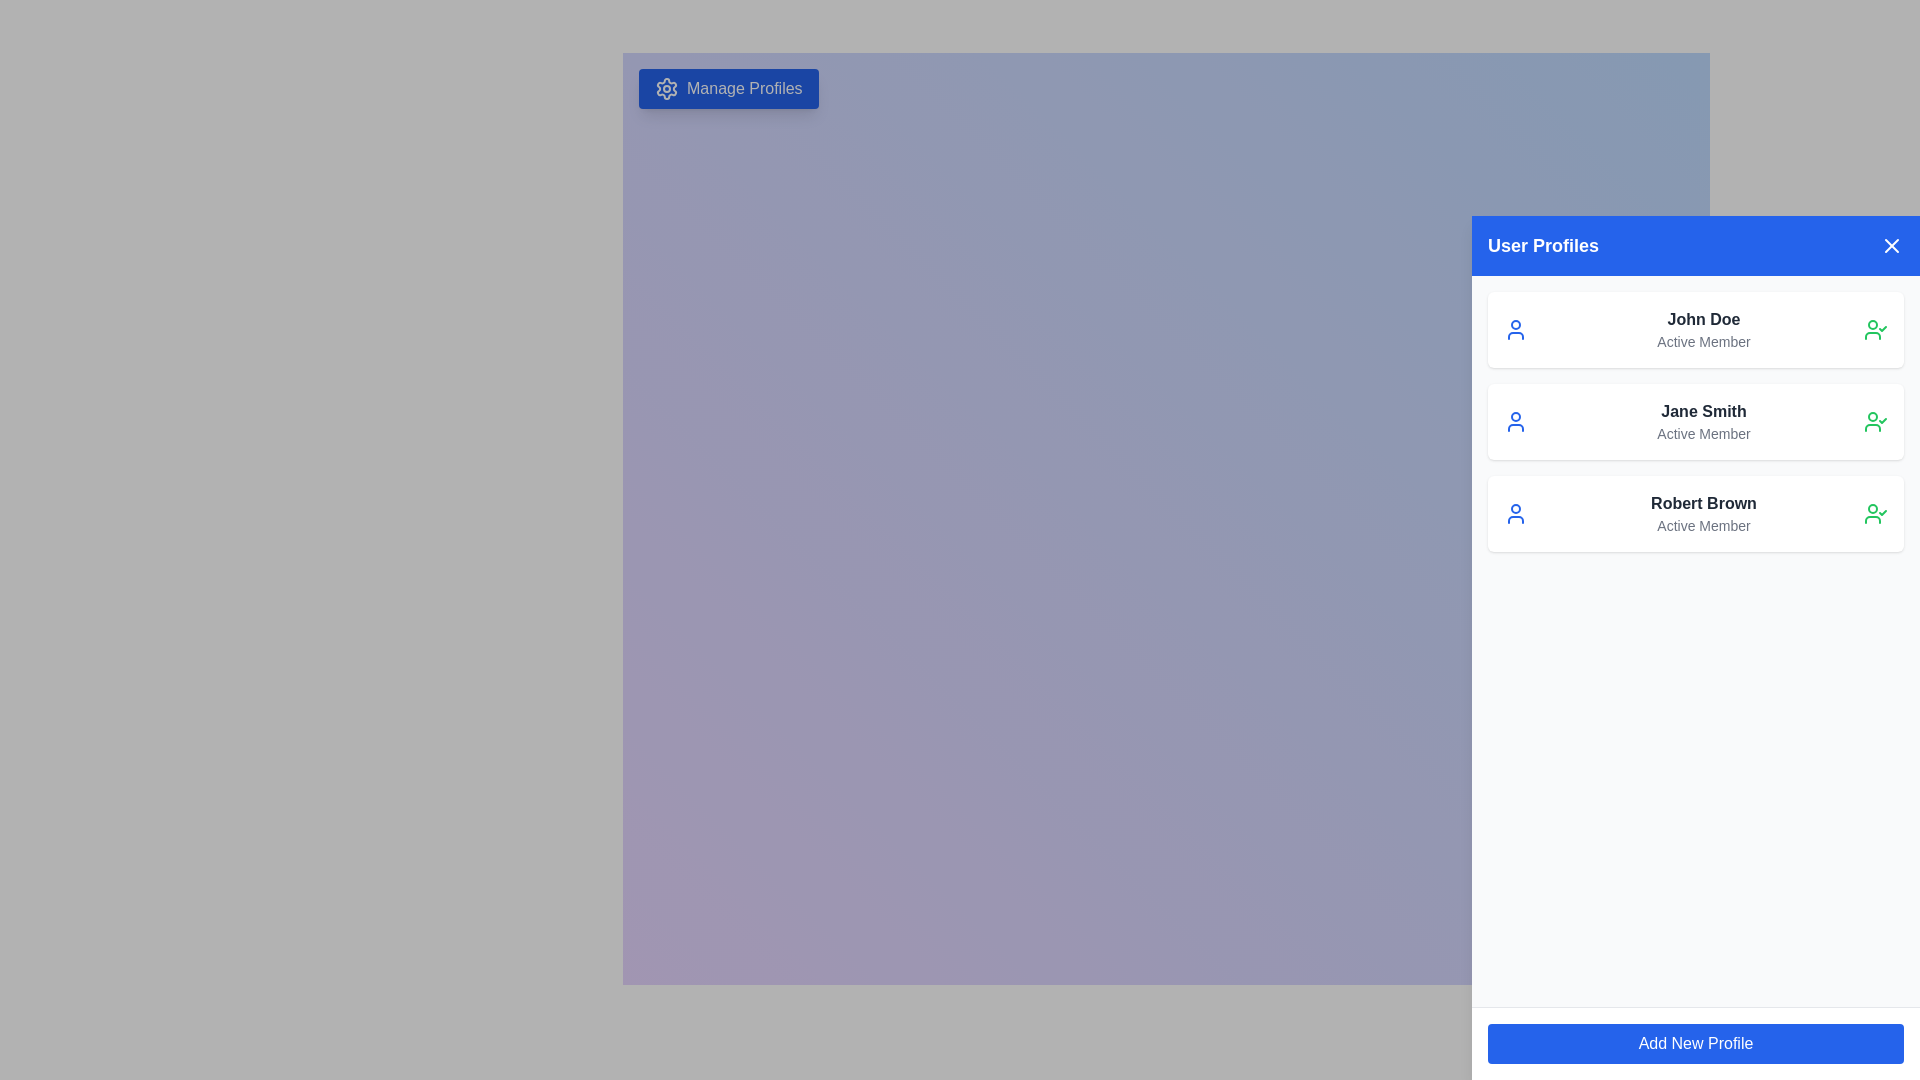 The image size is (1920, 1080). What do you see at coordinates (1875, 329) in the screenshot?
I see `the active status icon located within John Doe's profile card, positioned towards the right edge adjacent to the Active Member label` at bounding box center [1875, 329].